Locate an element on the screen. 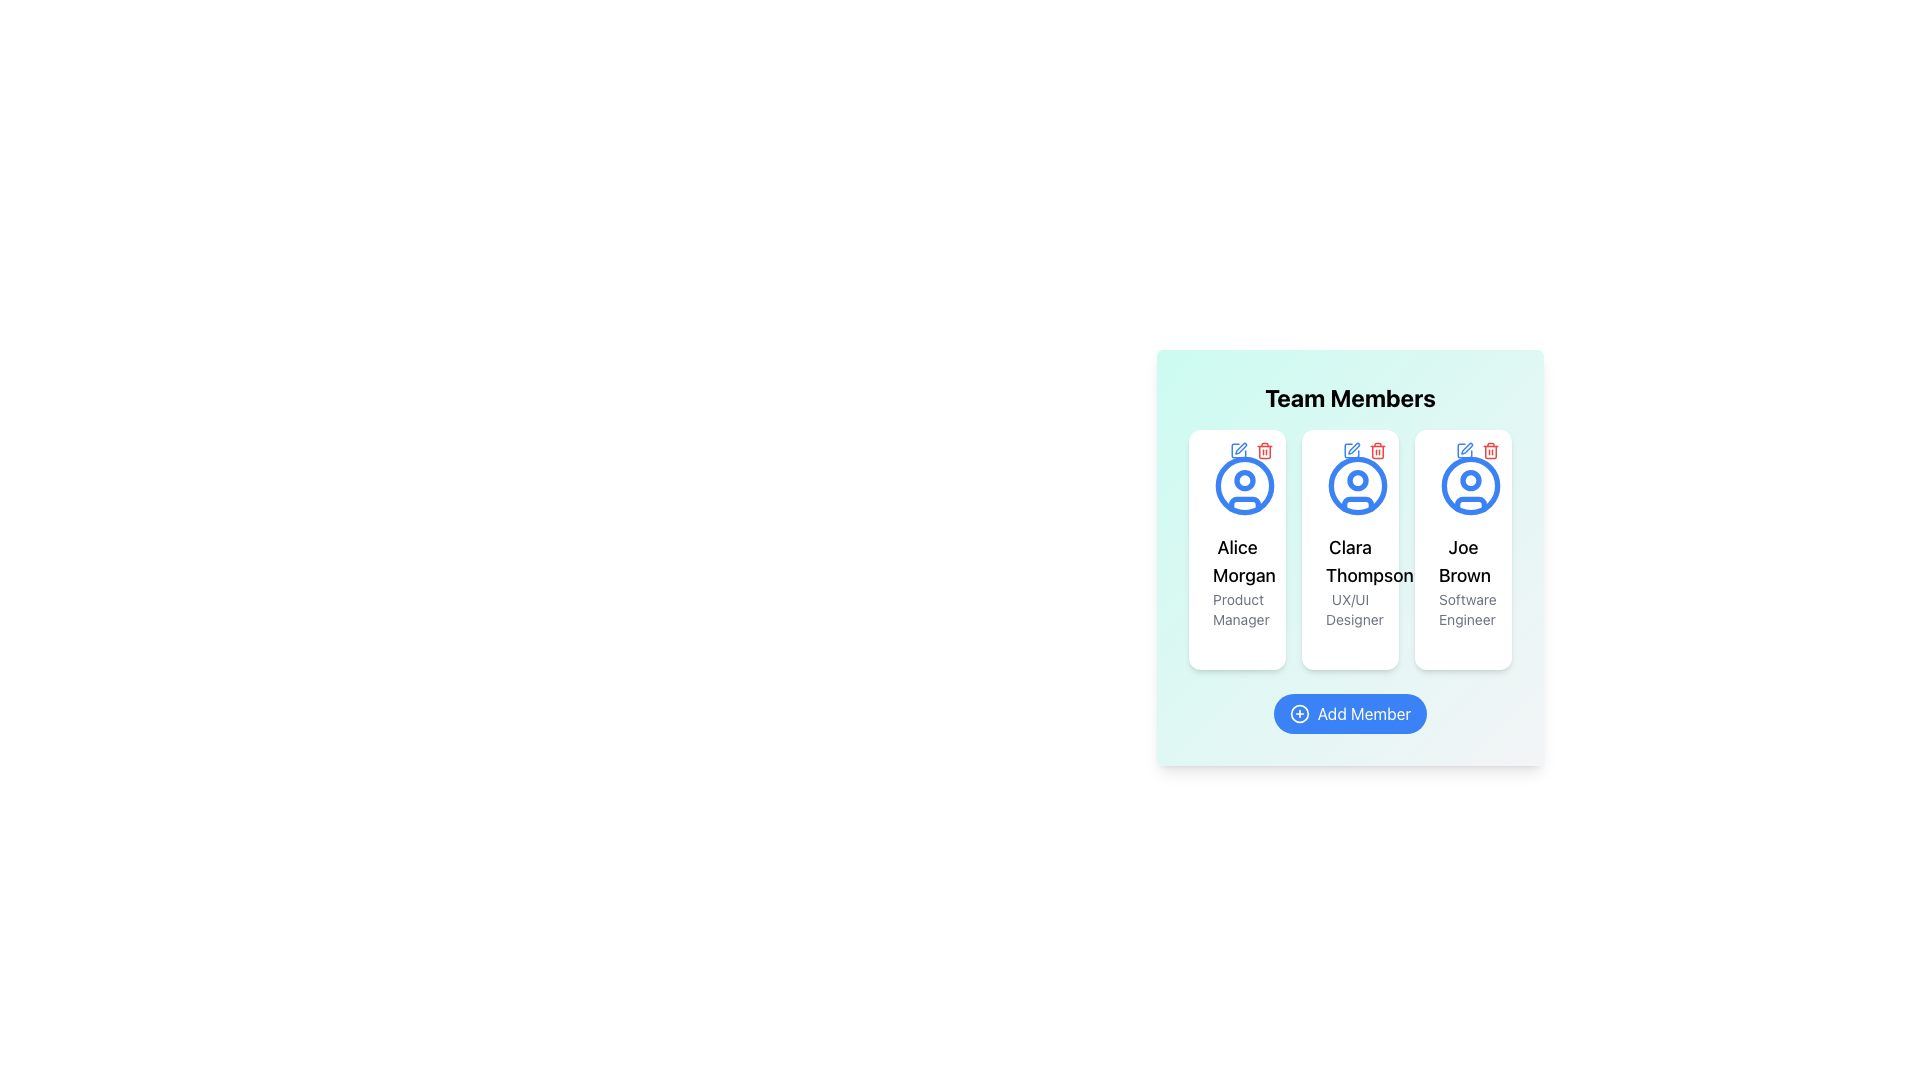 Image resolution: width=1920 pixels, height=1080 pixels. the icons in the top-right corner of the profile card for 'Joe Brown, Software Engineer' is located at coordinates (1478, 451).